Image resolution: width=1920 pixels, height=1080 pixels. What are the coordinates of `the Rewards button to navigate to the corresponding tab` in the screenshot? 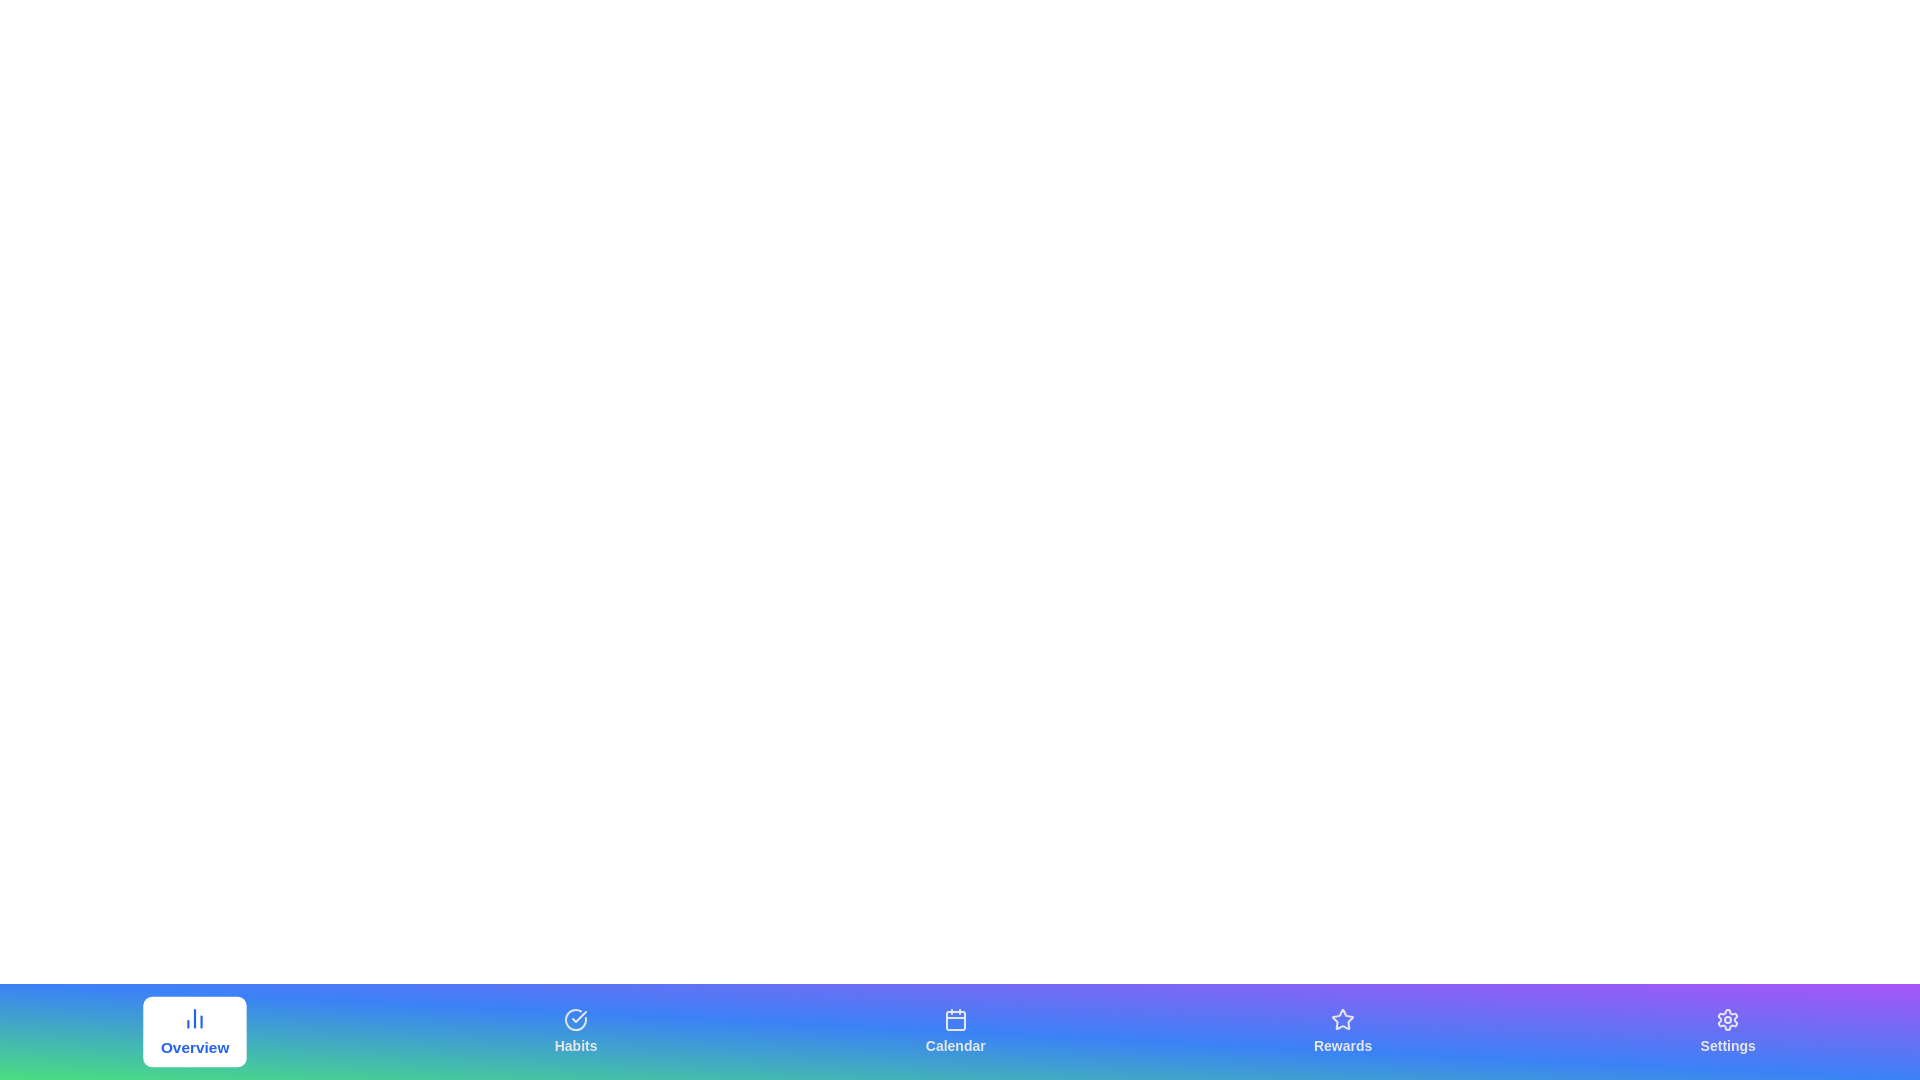 It's located at (1343, 1032).